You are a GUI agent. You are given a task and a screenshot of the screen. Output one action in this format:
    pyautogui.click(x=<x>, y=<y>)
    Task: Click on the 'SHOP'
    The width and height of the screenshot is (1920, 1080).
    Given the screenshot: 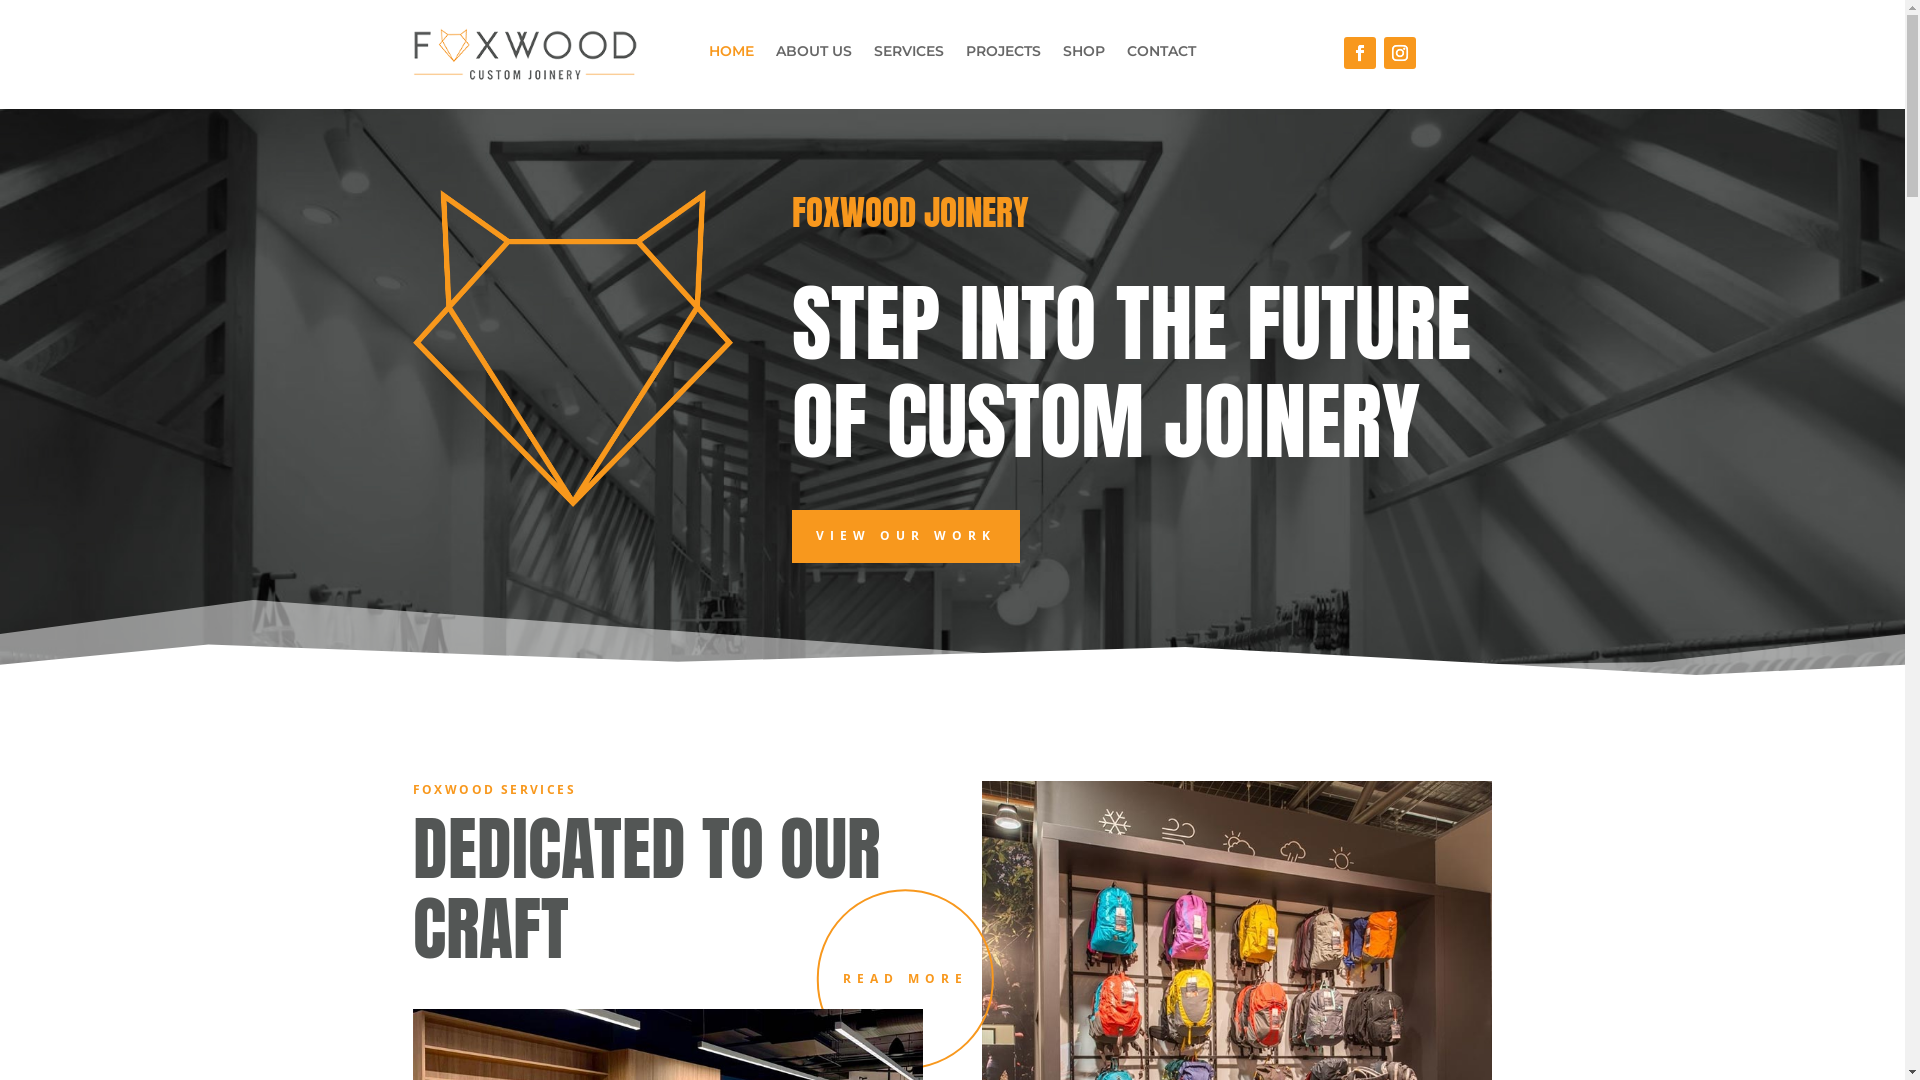 What is the action you would take?
    pyautogui.click(x=1061, y=53)
    